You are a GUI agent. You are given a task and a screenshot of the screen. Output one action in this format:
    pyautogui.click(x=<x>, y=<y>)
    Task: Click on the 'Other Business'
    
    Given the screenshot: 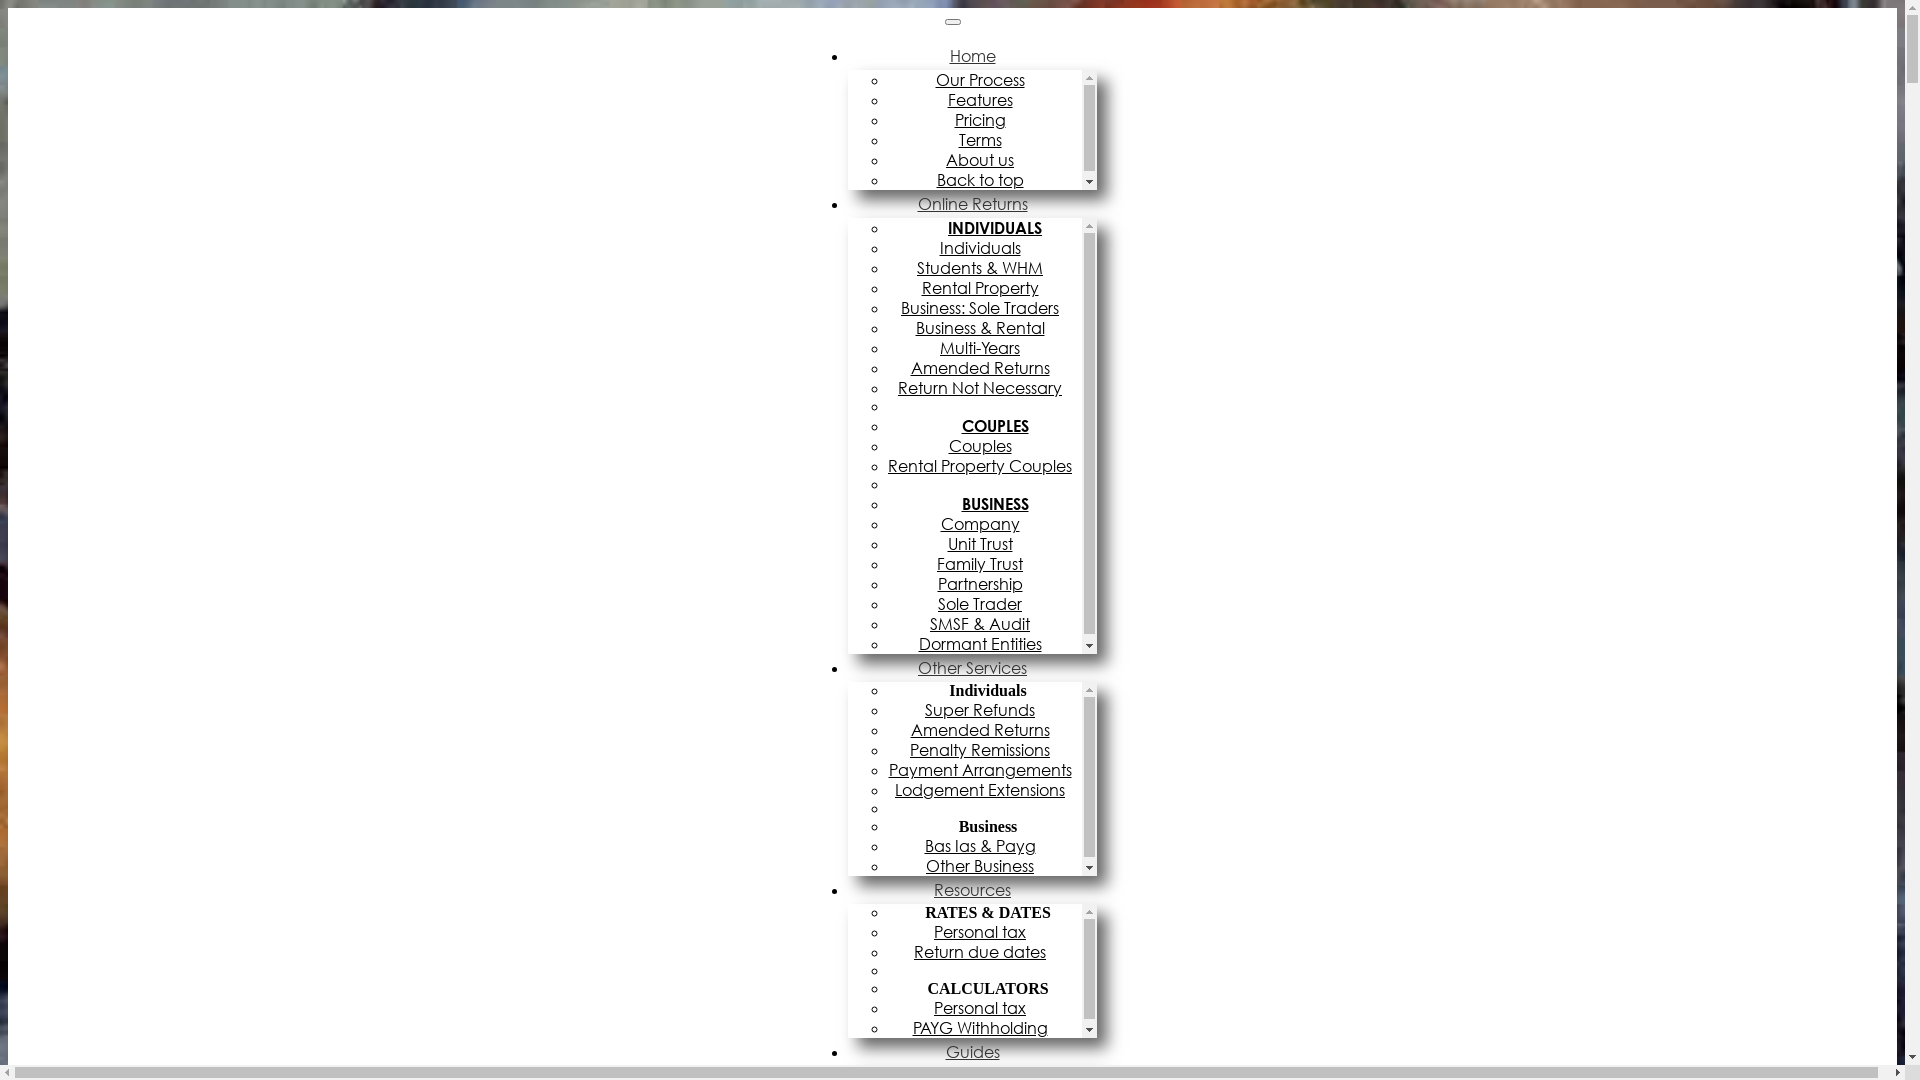 What is the action you would take?
    pyautogui.click(x=984, y=865)
    